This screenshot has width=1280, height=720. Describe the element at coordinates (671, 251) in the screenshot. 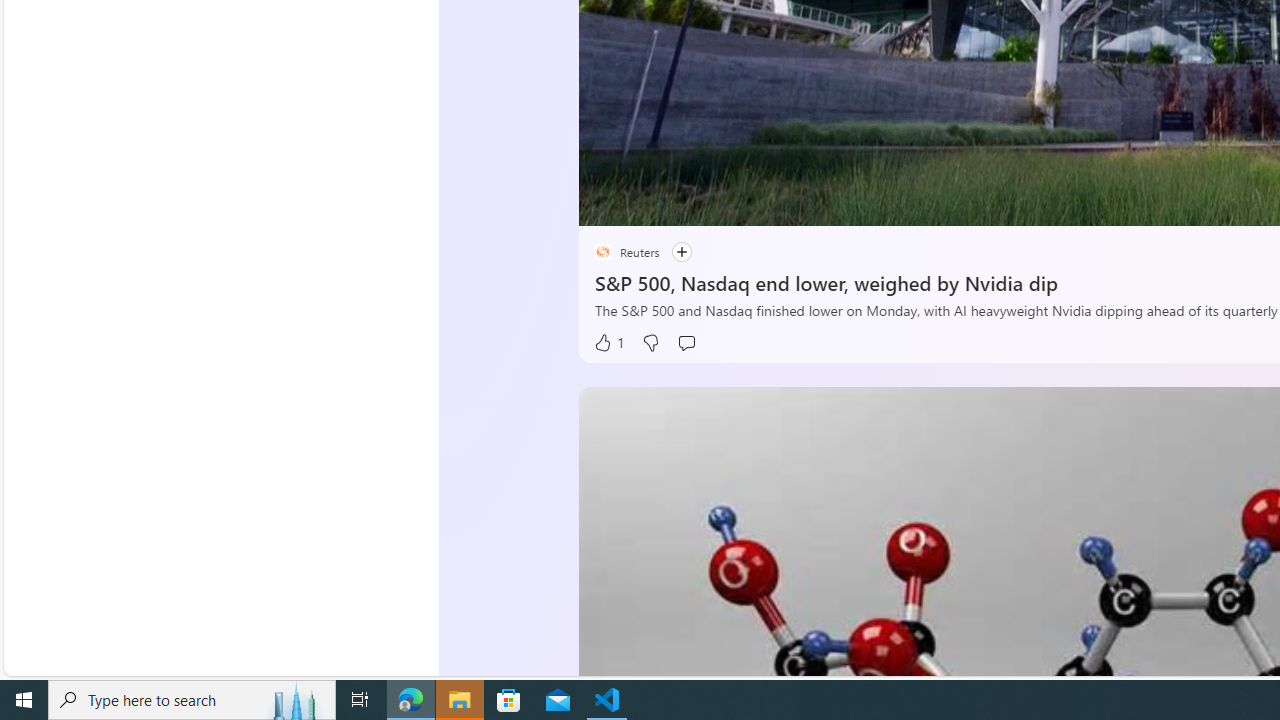

I see `'Follow'` at that location.